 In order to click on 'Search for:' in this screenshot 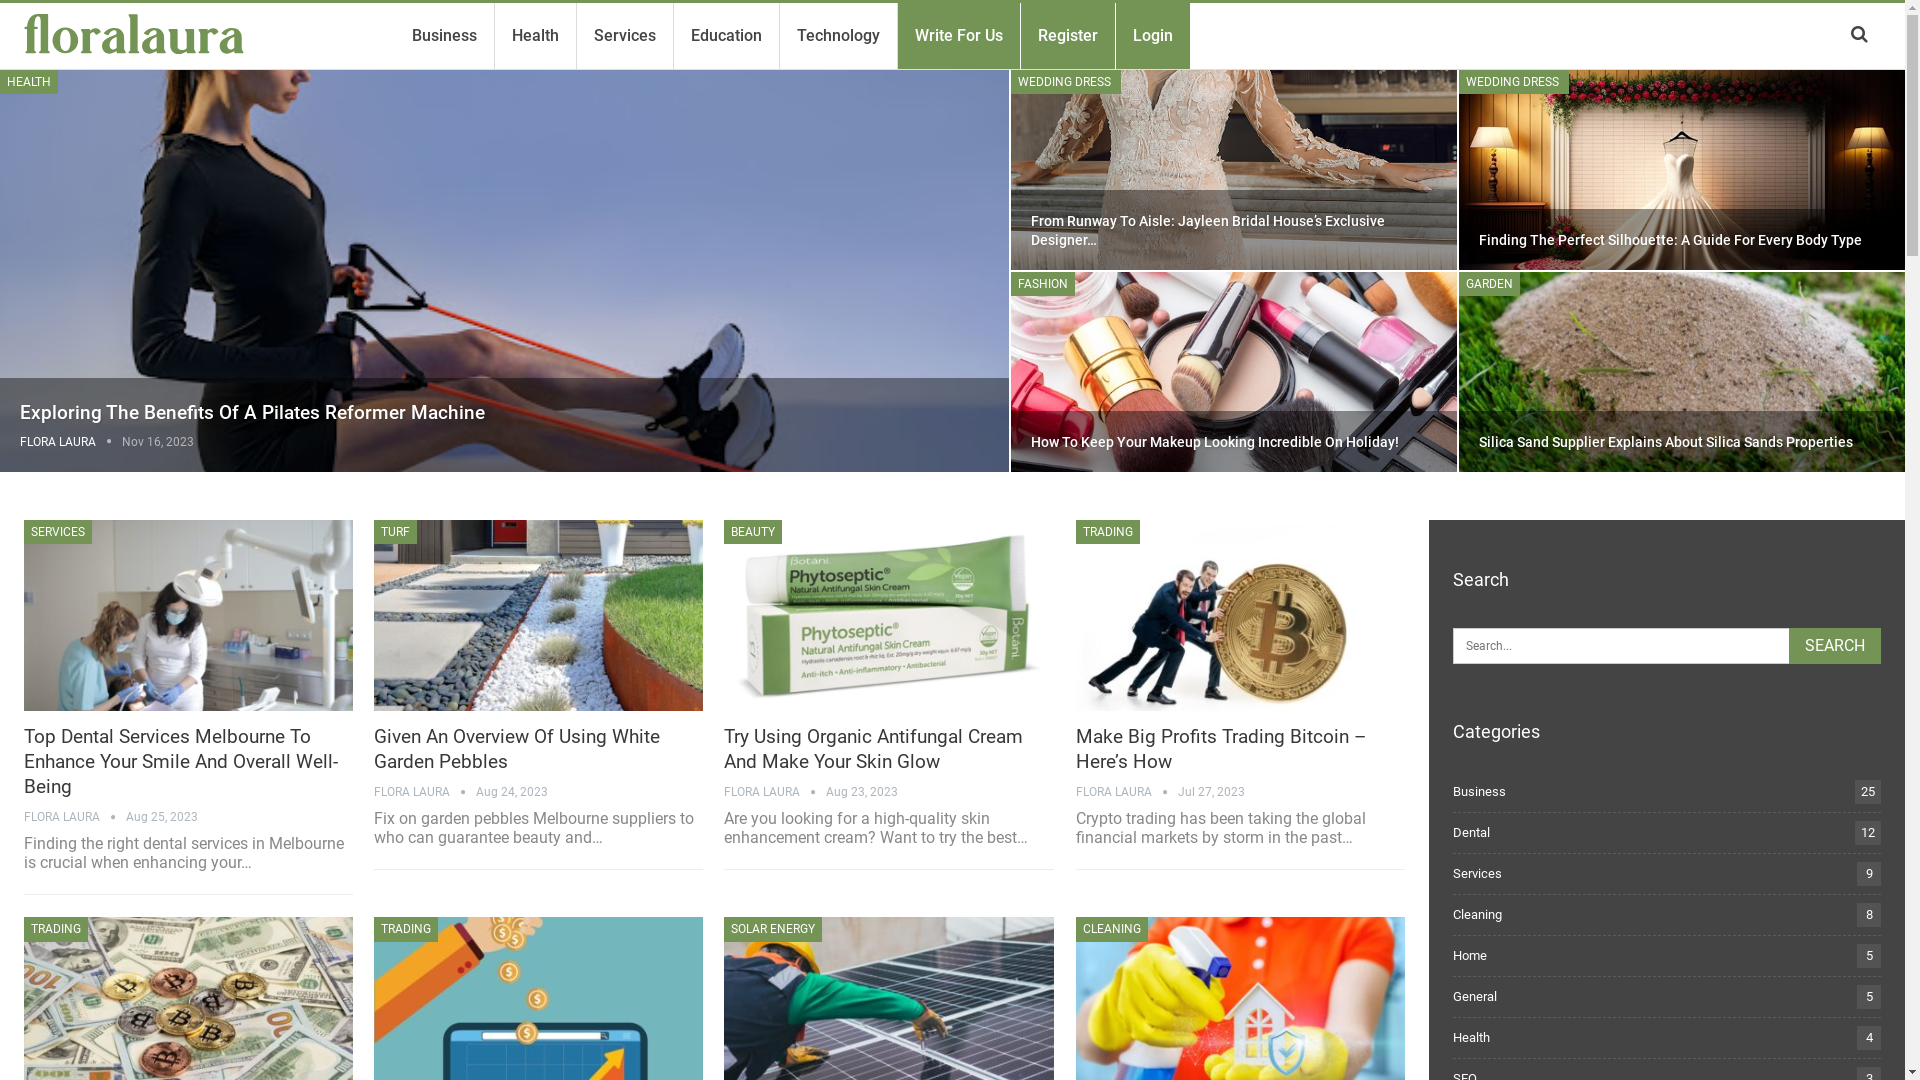, I will do `click(1666, 645)`.